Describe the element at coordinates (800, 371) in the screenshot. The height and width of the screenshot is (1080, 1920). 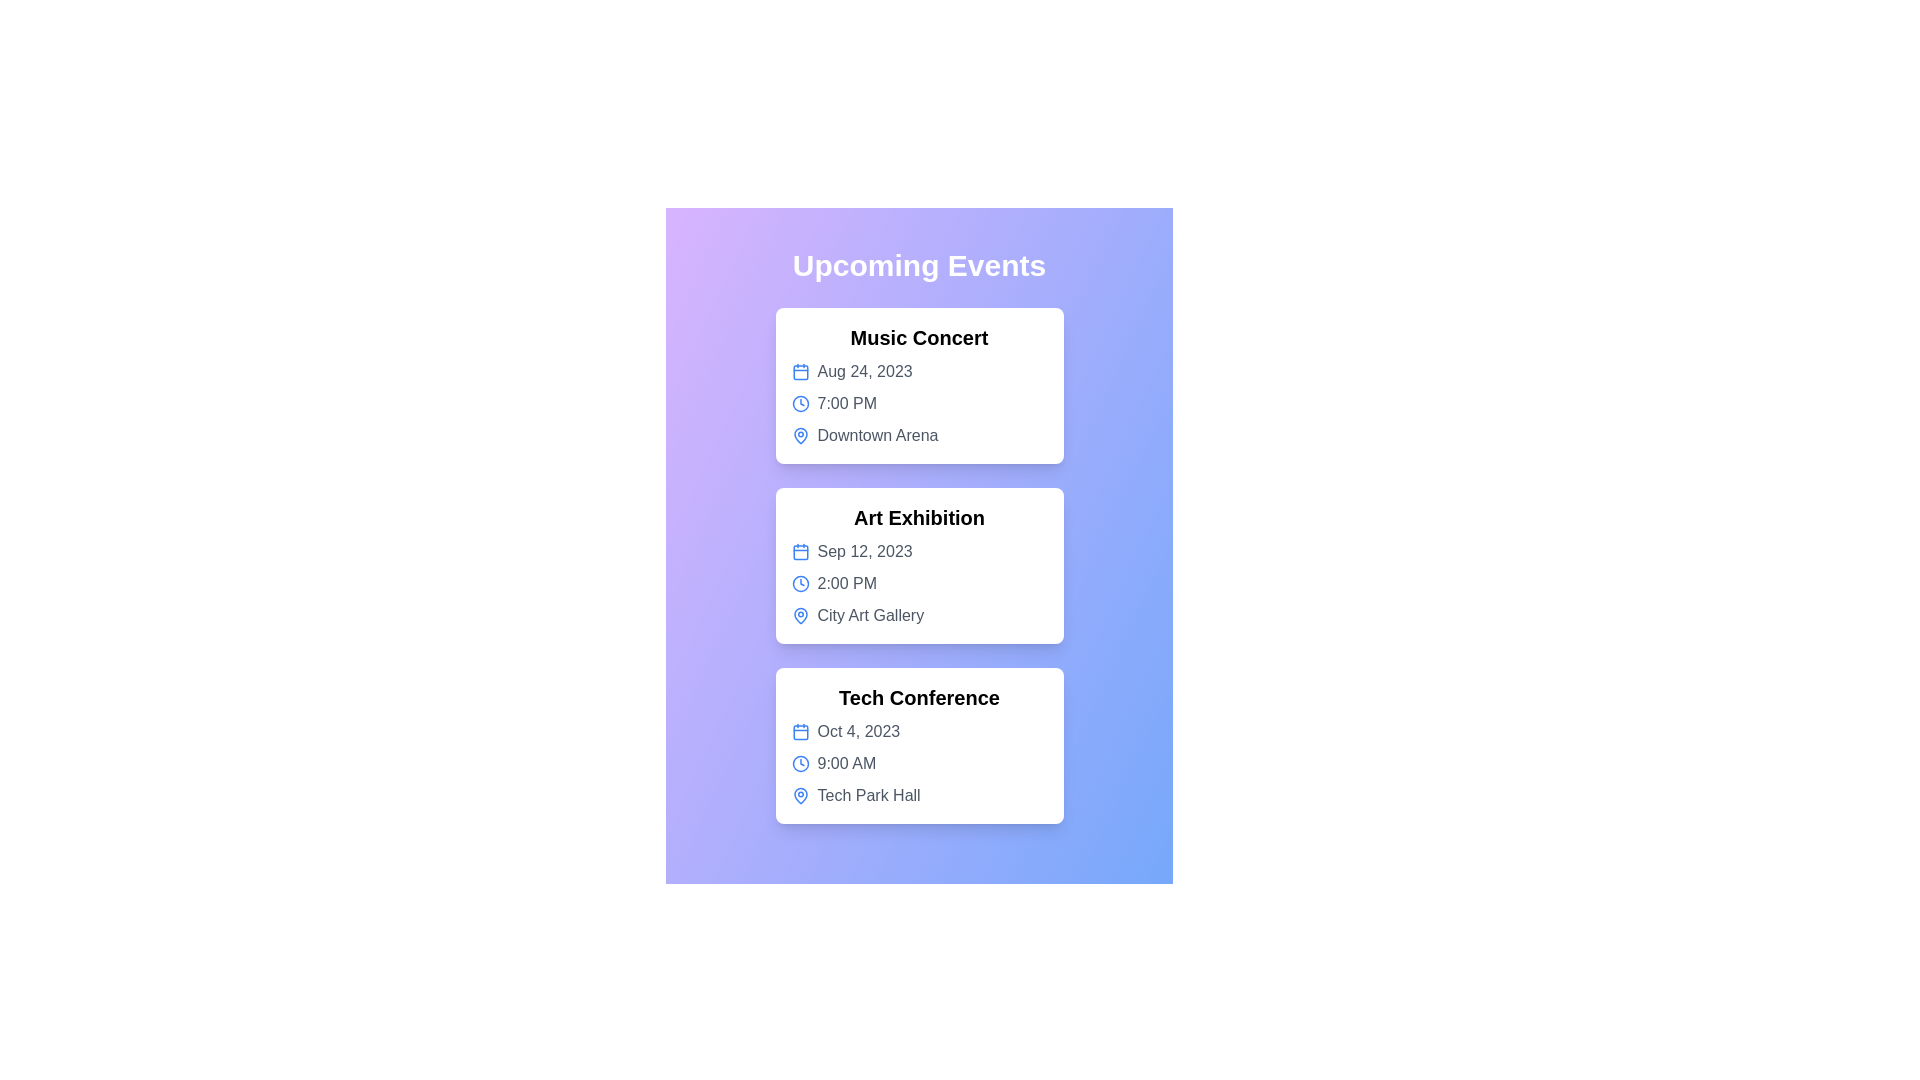
I see `the calendar icon representing the date 'Aug 24, 2023' in the upper left of the first event card under 'Upcoming Events'` at that location.